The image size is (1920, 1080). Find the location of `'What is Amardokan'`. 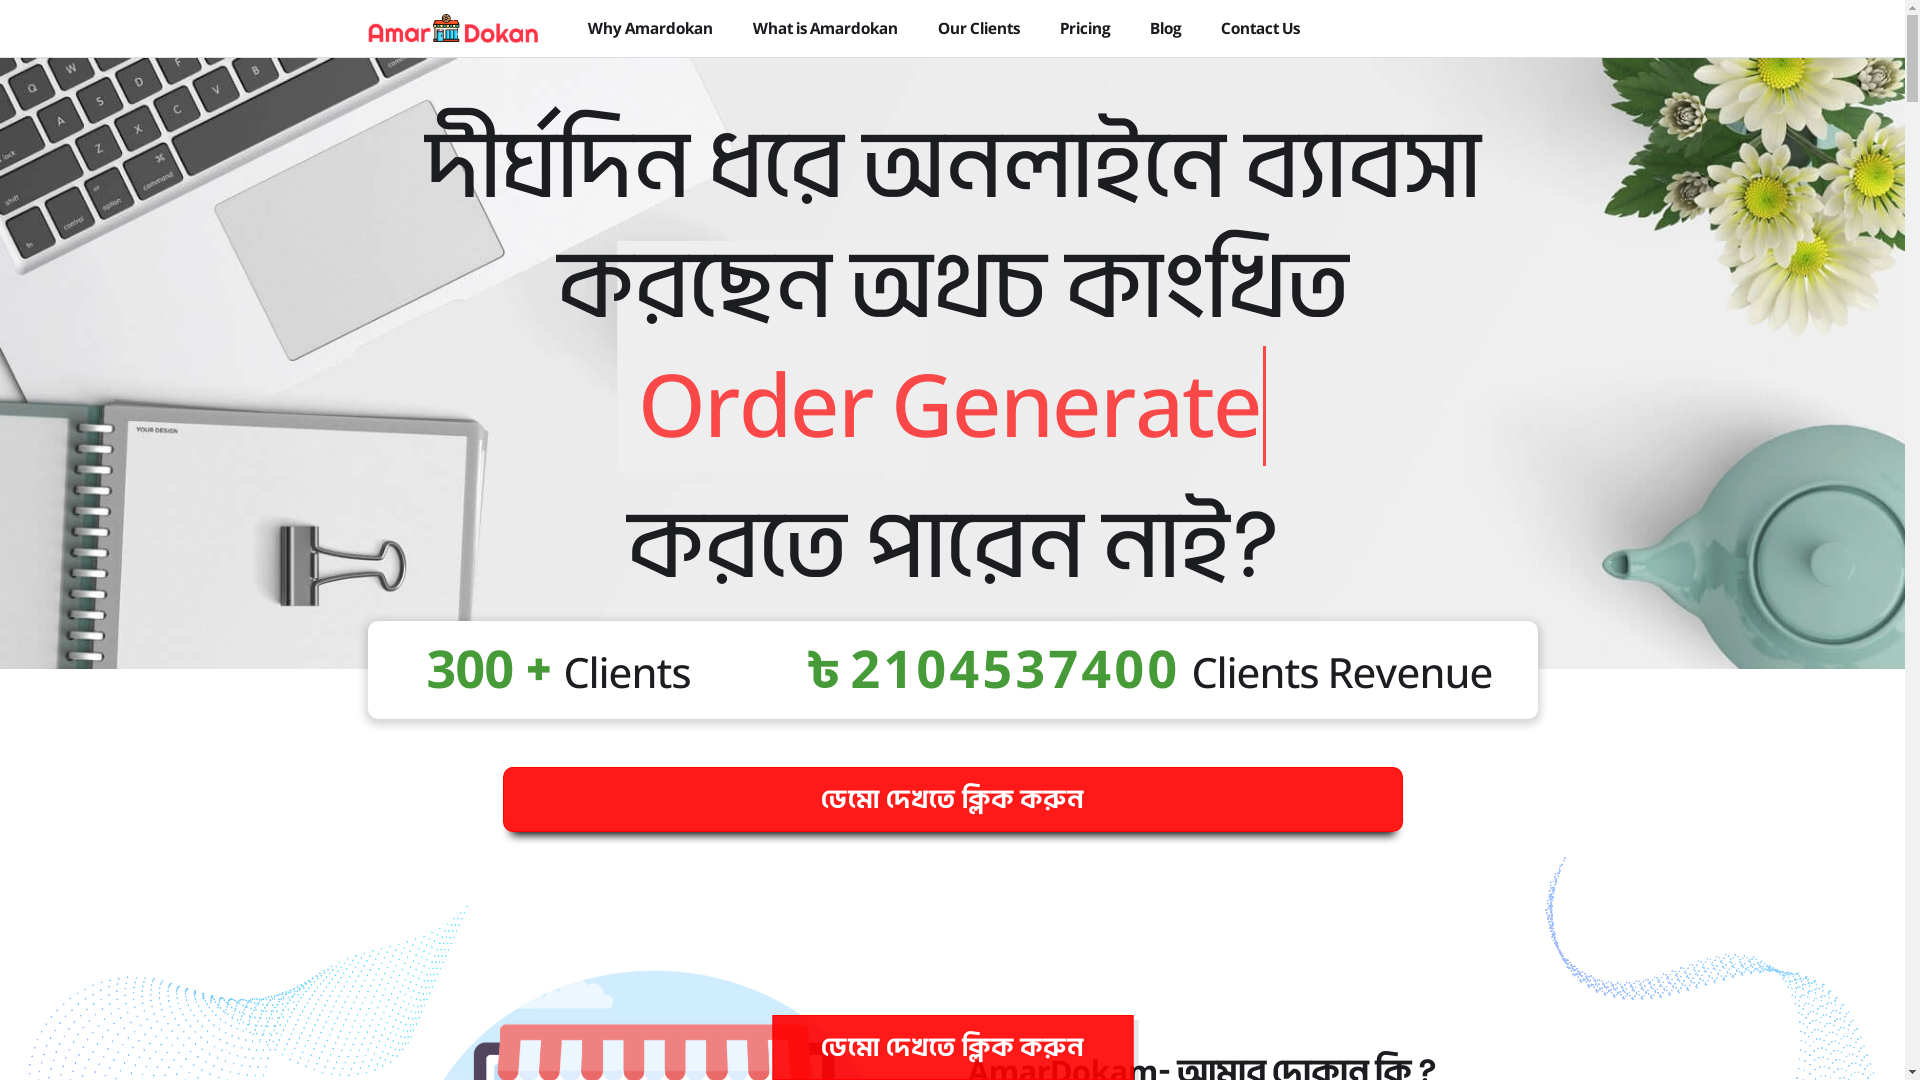

'What is Amardokan' is located at coordinates (824, 28).